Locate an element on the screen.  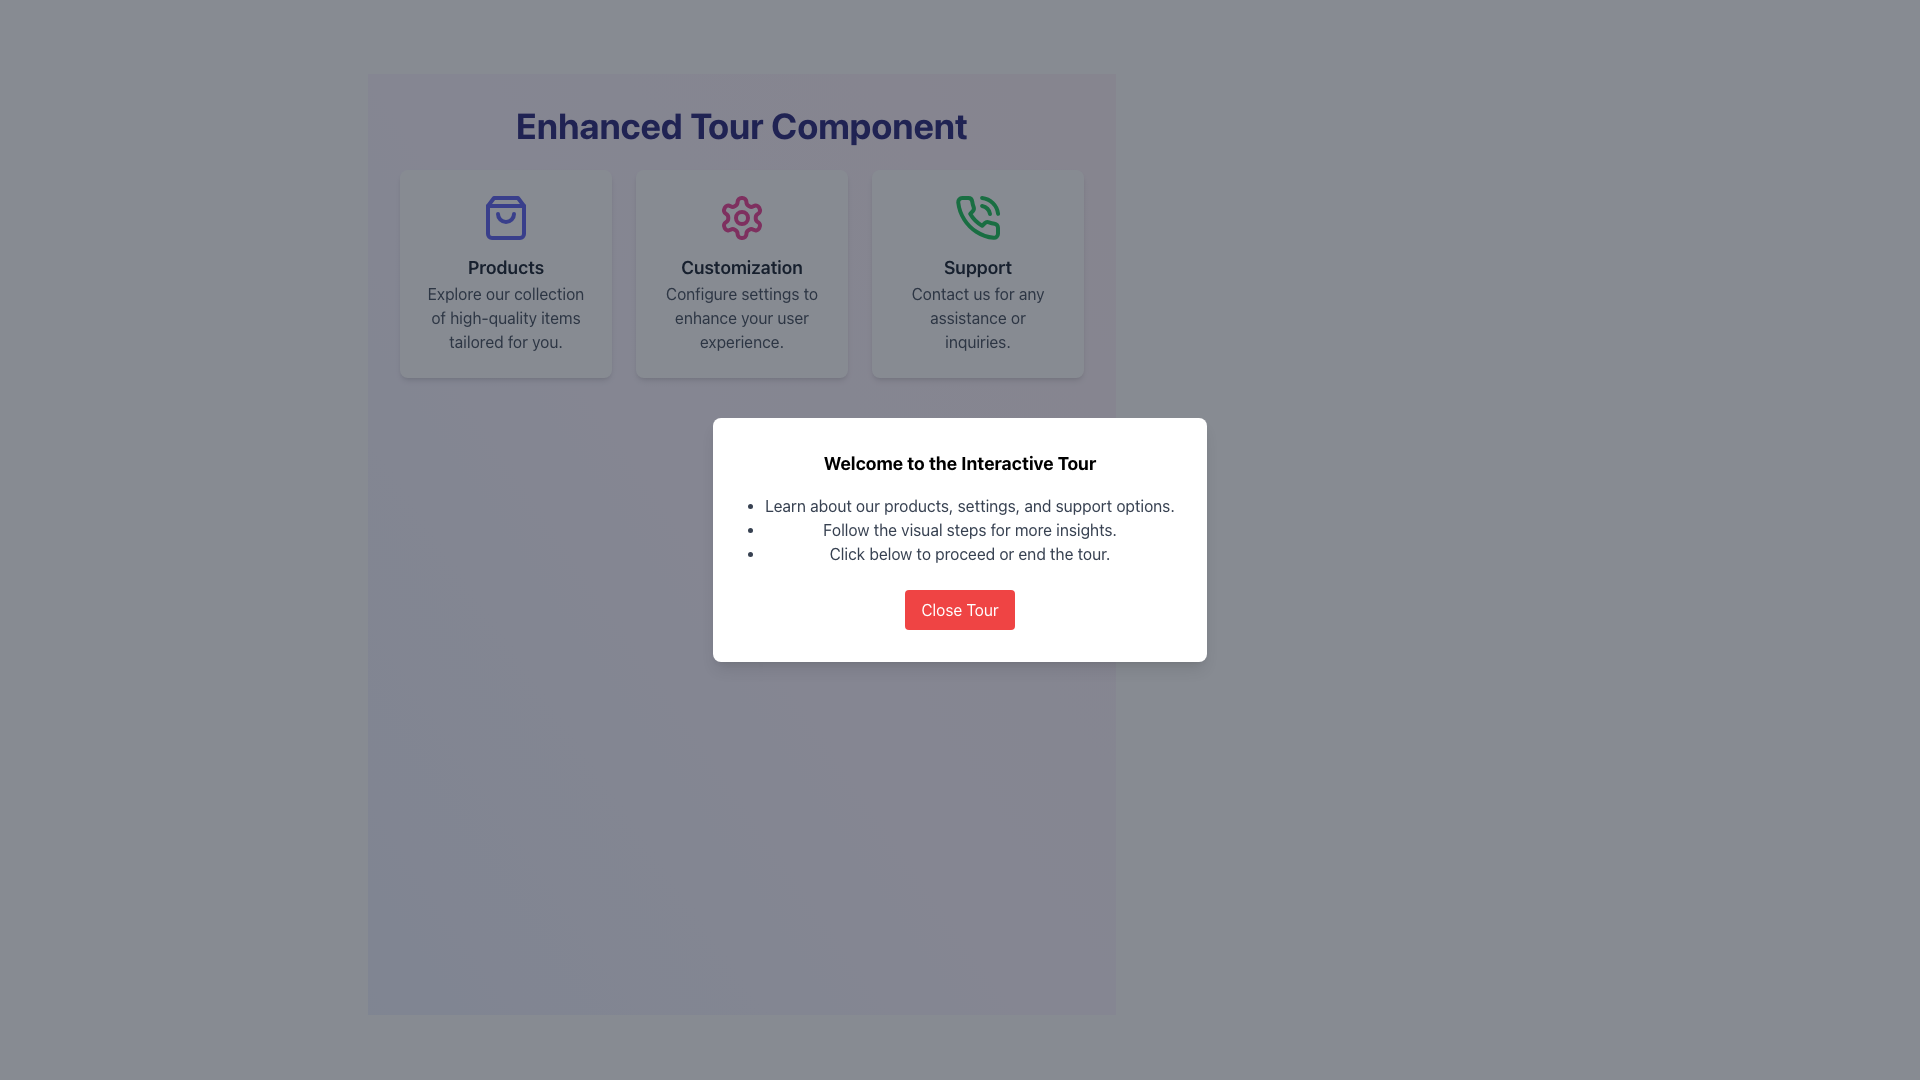
descriptive text about the 'Customization' feature located within the card labeled 'Customization', which is situated in the center column of three horizontally laid out cards is located at coordinates (741, 316).